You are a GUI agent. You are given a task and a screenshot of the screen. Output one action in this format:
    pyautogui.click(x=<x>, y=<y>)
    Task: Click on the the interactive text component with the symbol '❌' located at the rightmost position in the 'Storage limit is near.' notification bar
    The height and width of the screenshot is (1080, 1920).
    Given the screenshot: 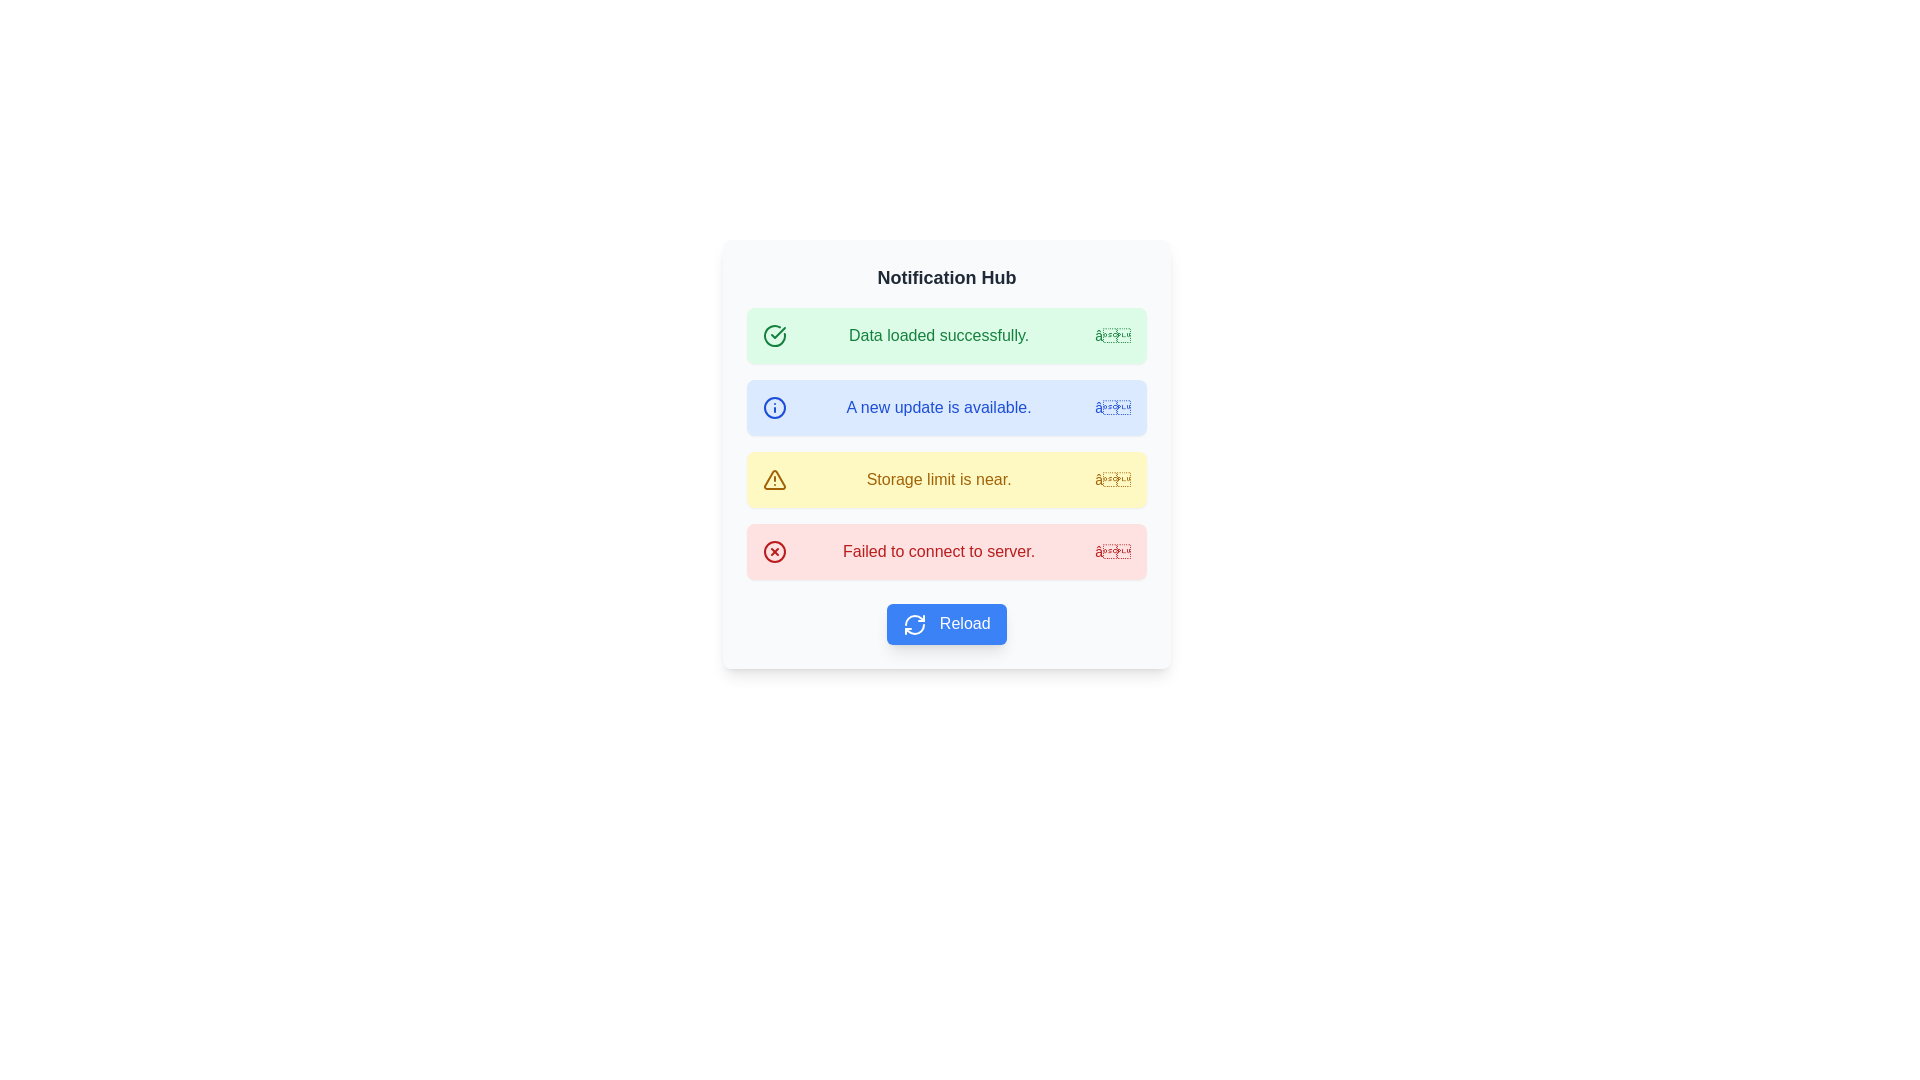 What is the action you would take?
    pyautogui.click(x=1112, y=479)
    